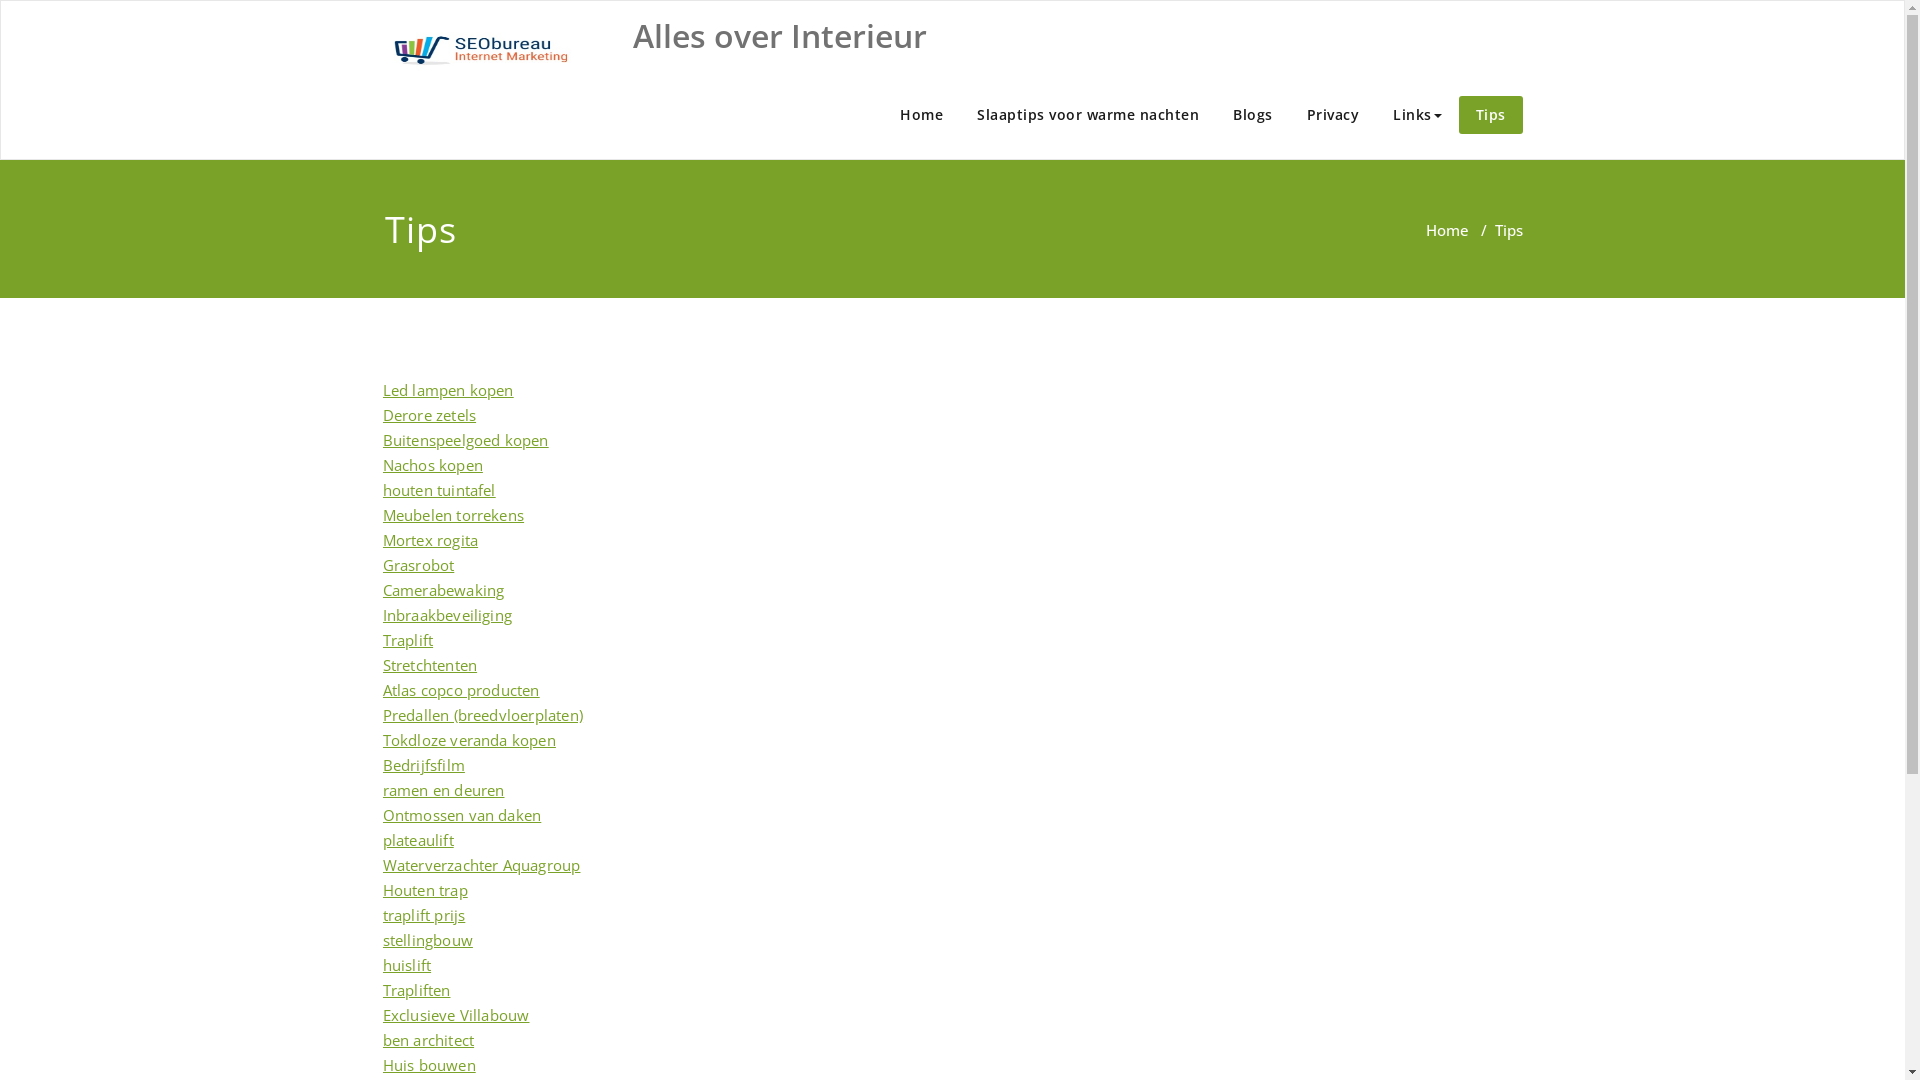 This screenshot has height=1080, width=1920. I want to click on 'Nachos kopen', so click(431, 465).